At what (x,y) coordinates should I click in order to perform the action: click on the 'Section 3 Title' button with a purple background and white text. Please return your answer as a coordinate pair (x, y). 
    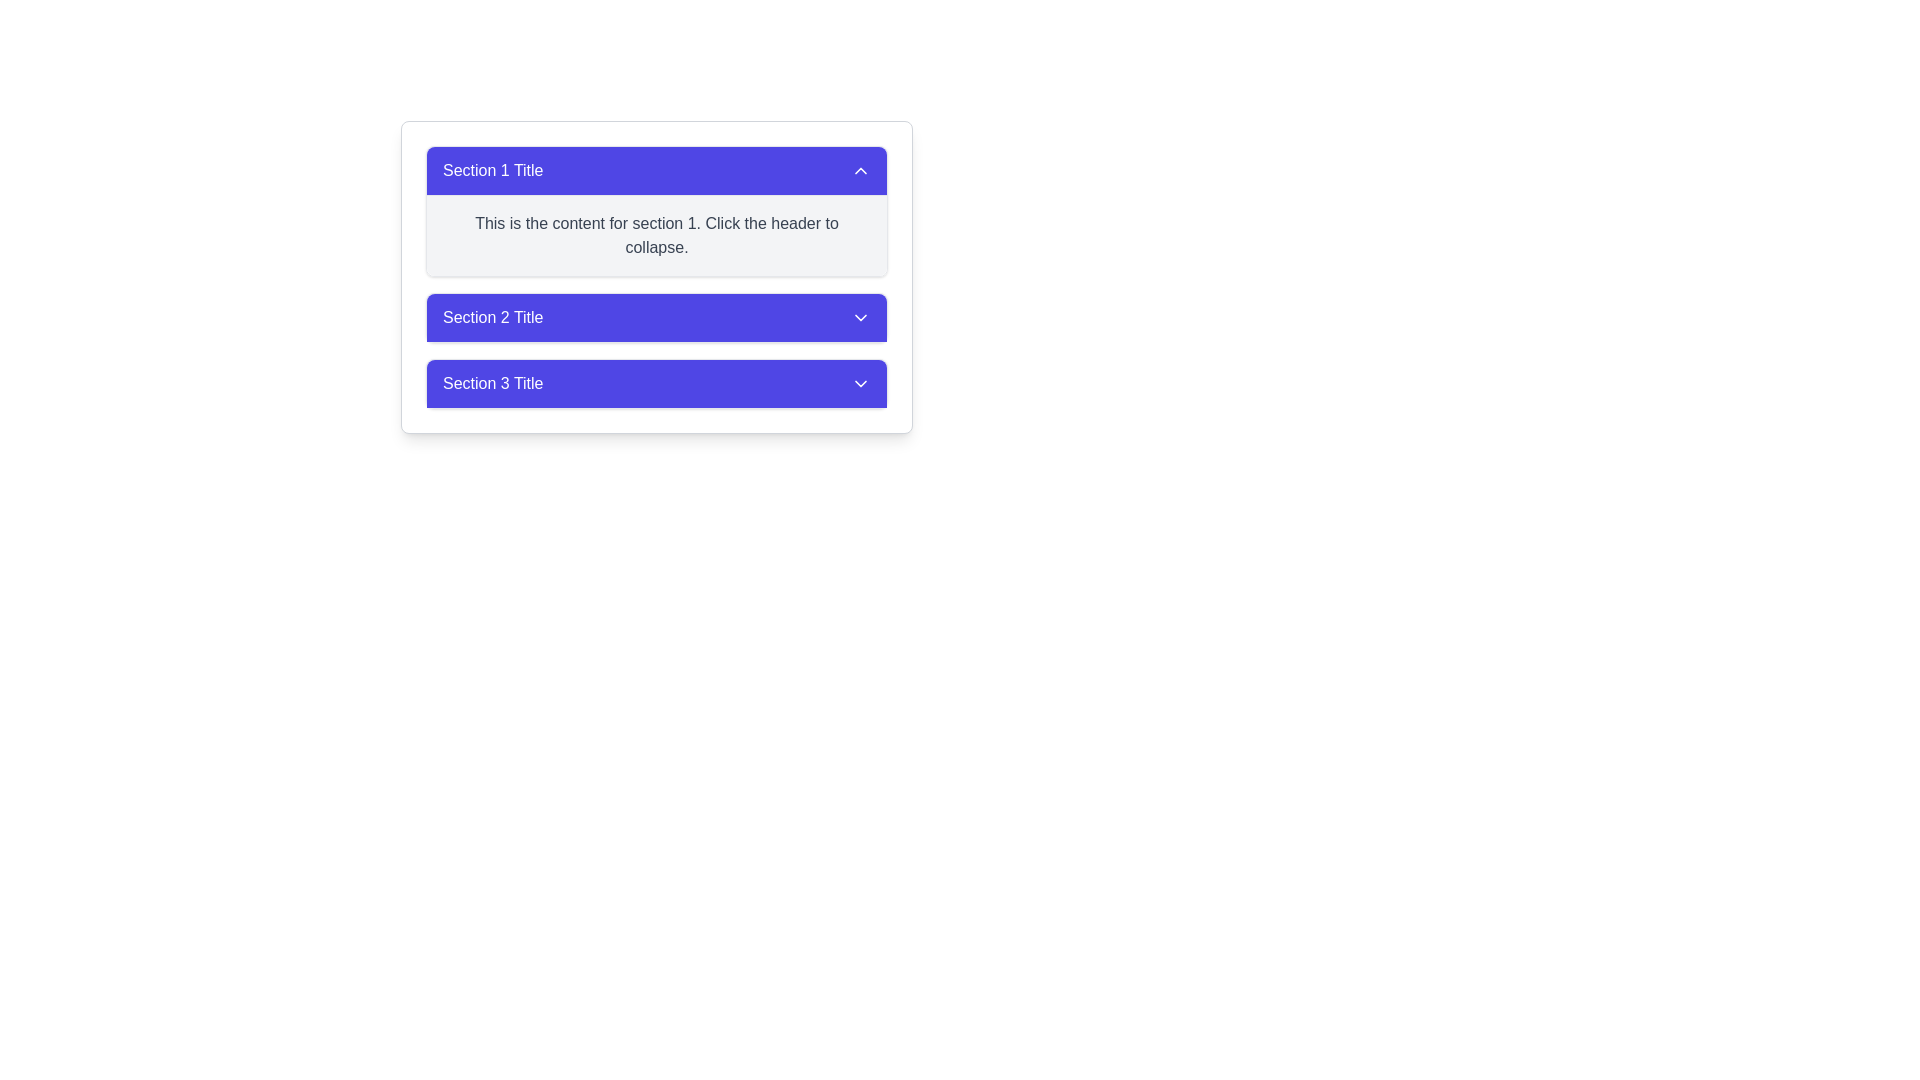
    Looking at the image, I should click on (657, 384).